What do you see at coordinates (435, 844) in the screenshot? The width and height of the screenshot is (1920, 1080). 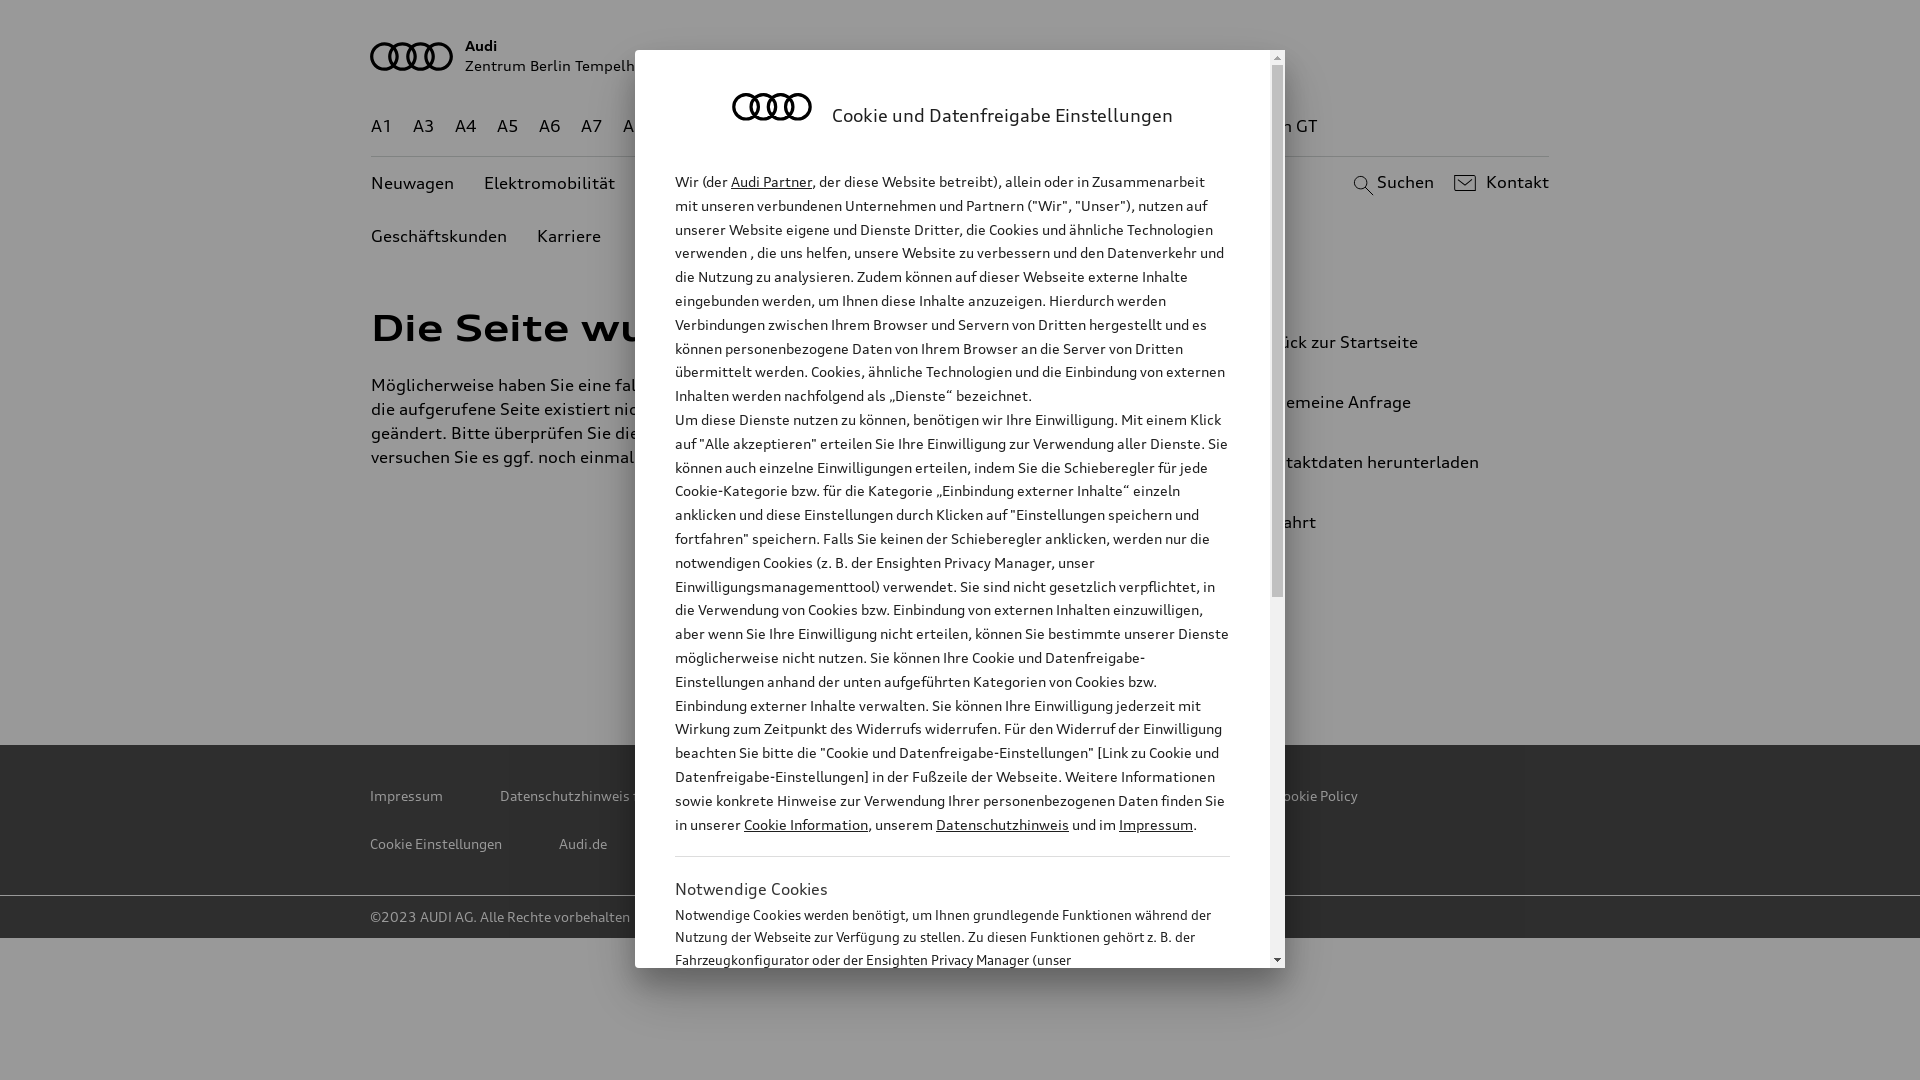 I see `'Cookie Einstellungen'` at bounding box center [435, 844].